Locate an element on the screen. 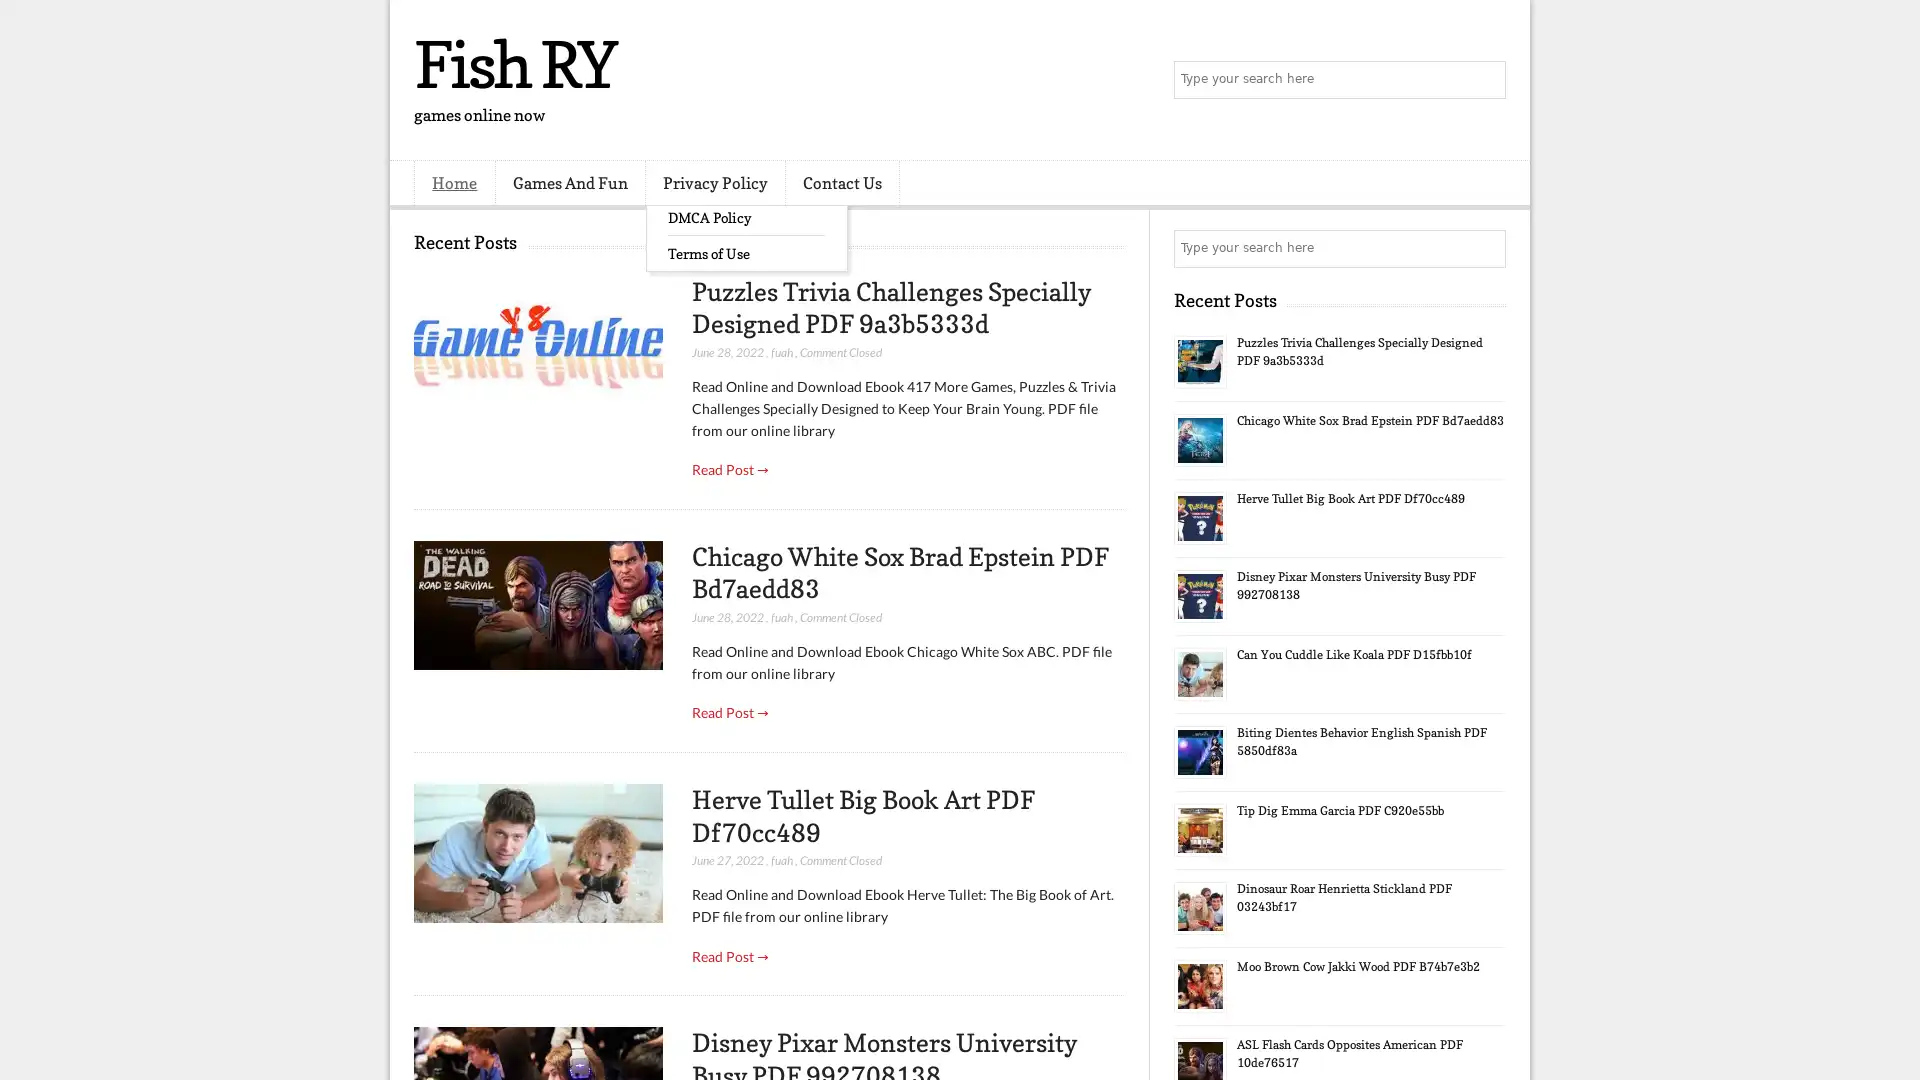 This screenshot has width=1920, height=1080. Search is located at coordinates (1485, 248).